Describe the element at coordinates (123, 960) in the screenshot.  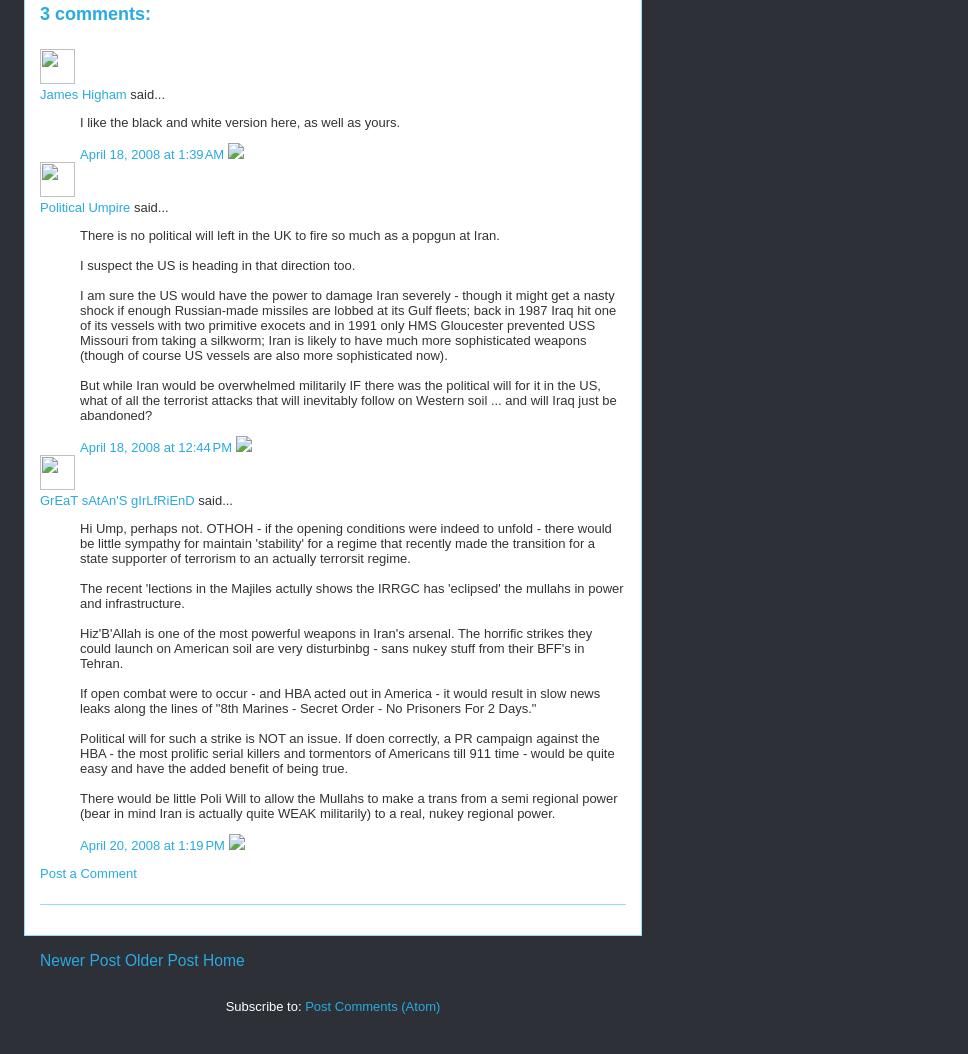
I see `'Older Post'` at that location.